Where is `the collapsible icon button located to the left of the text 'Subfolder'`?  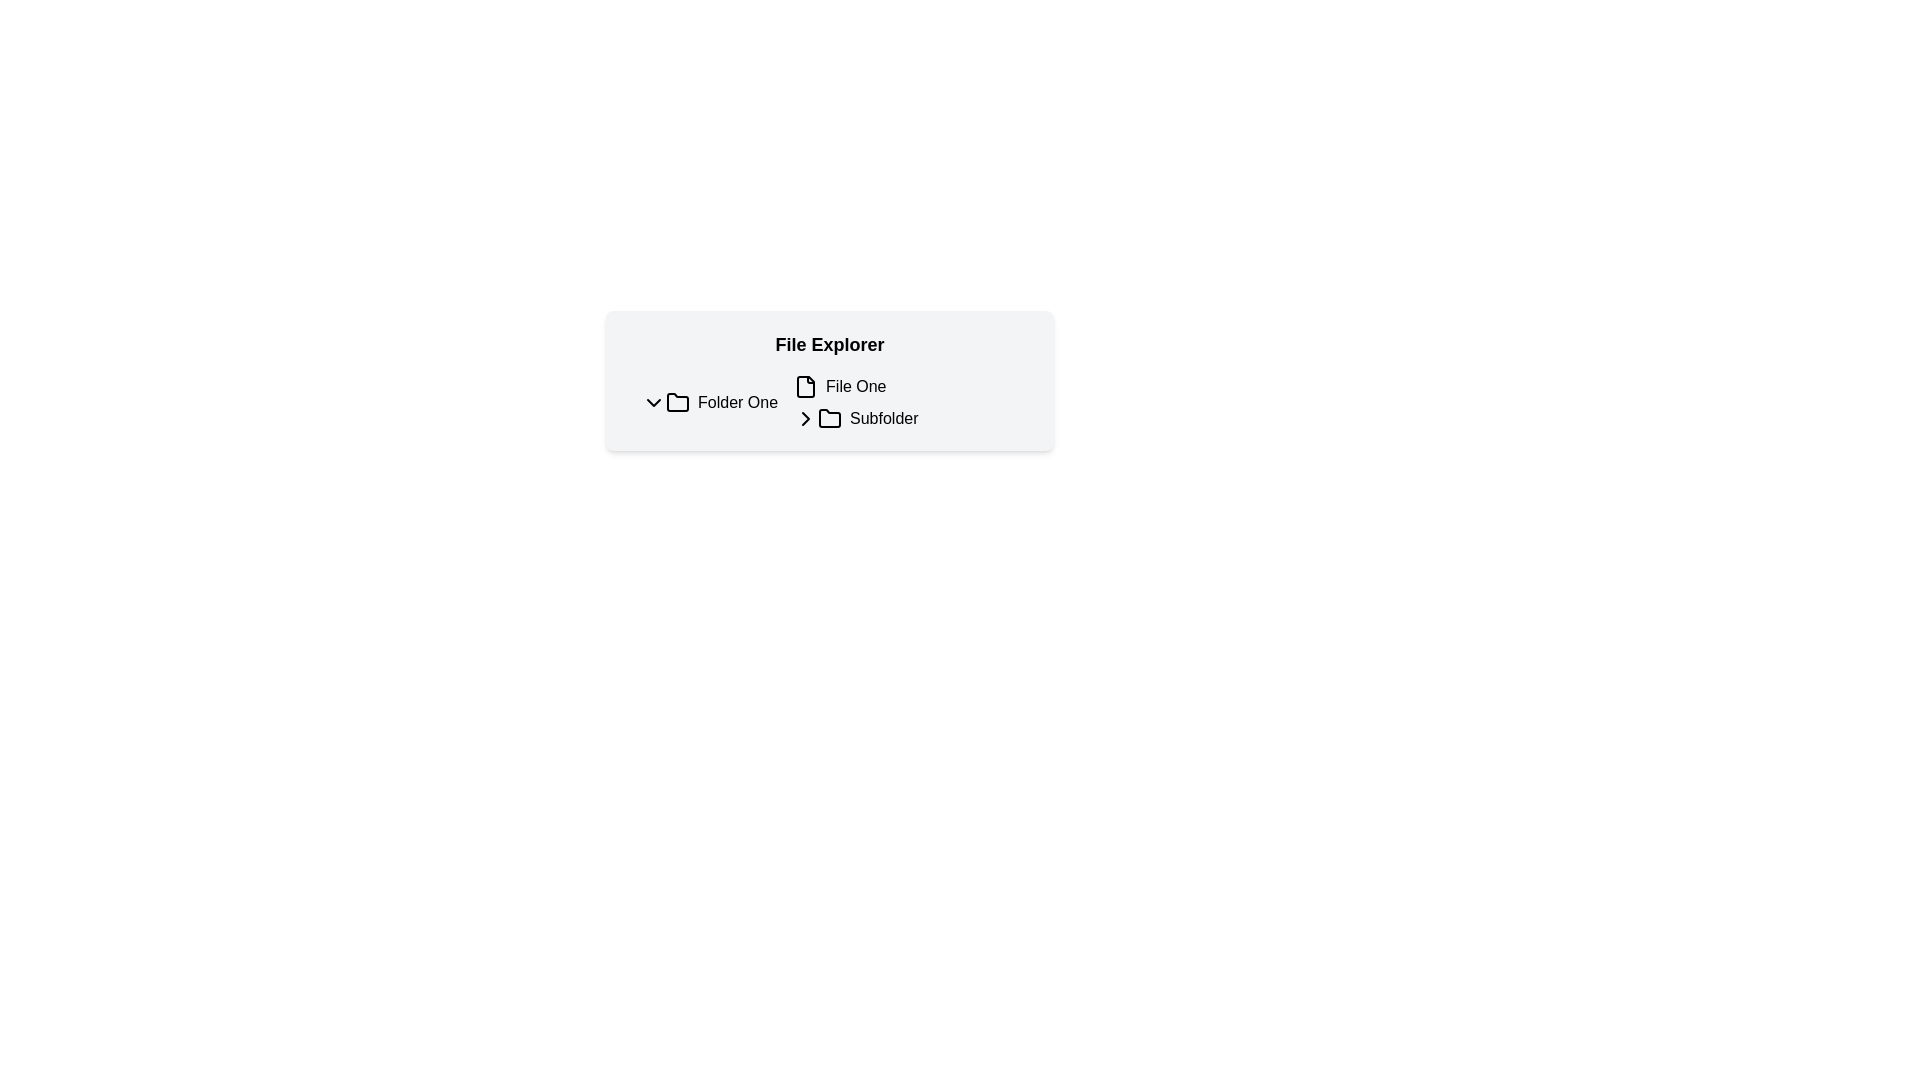
the collapsible icon button located to the left of the text 'Subfolder' is located at coordinates (806, 418).